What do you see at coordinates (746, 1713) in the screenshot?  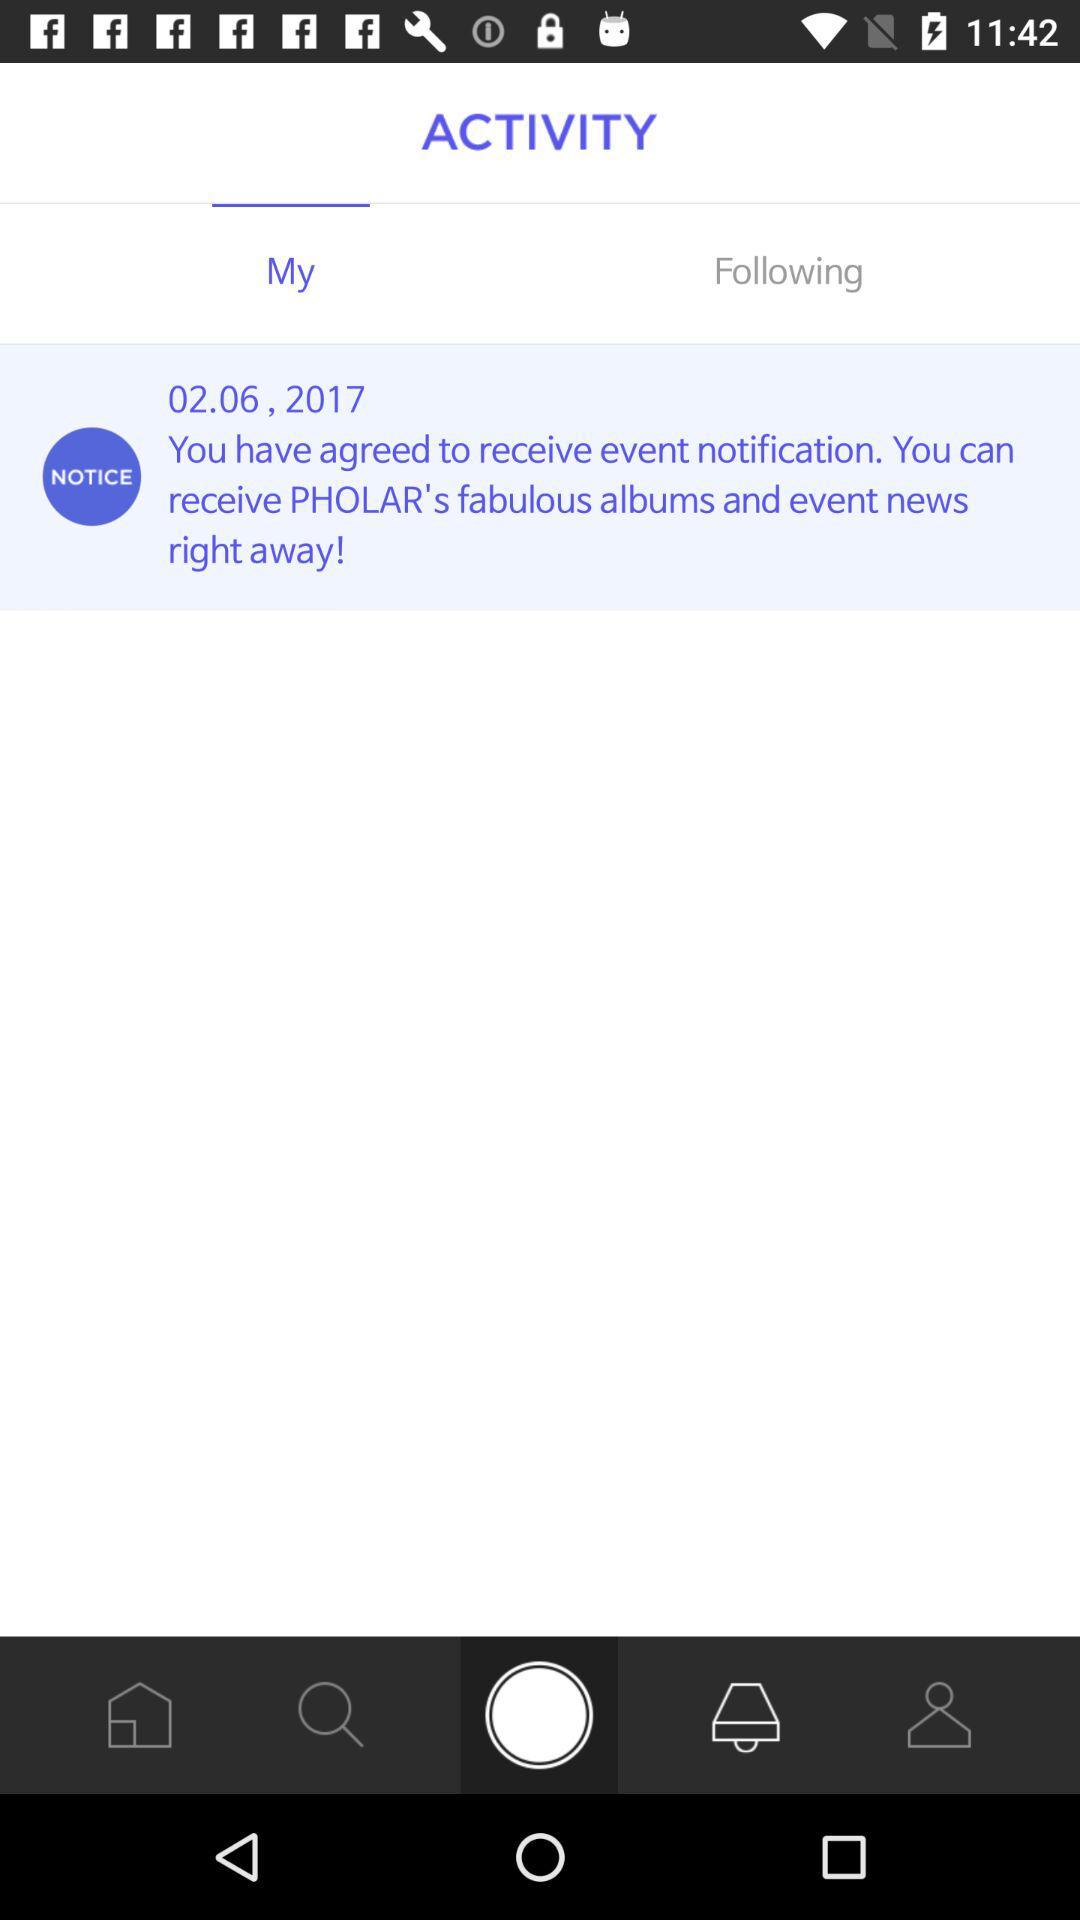 I see `the notifications icon` at bounding box center [746, 1713].